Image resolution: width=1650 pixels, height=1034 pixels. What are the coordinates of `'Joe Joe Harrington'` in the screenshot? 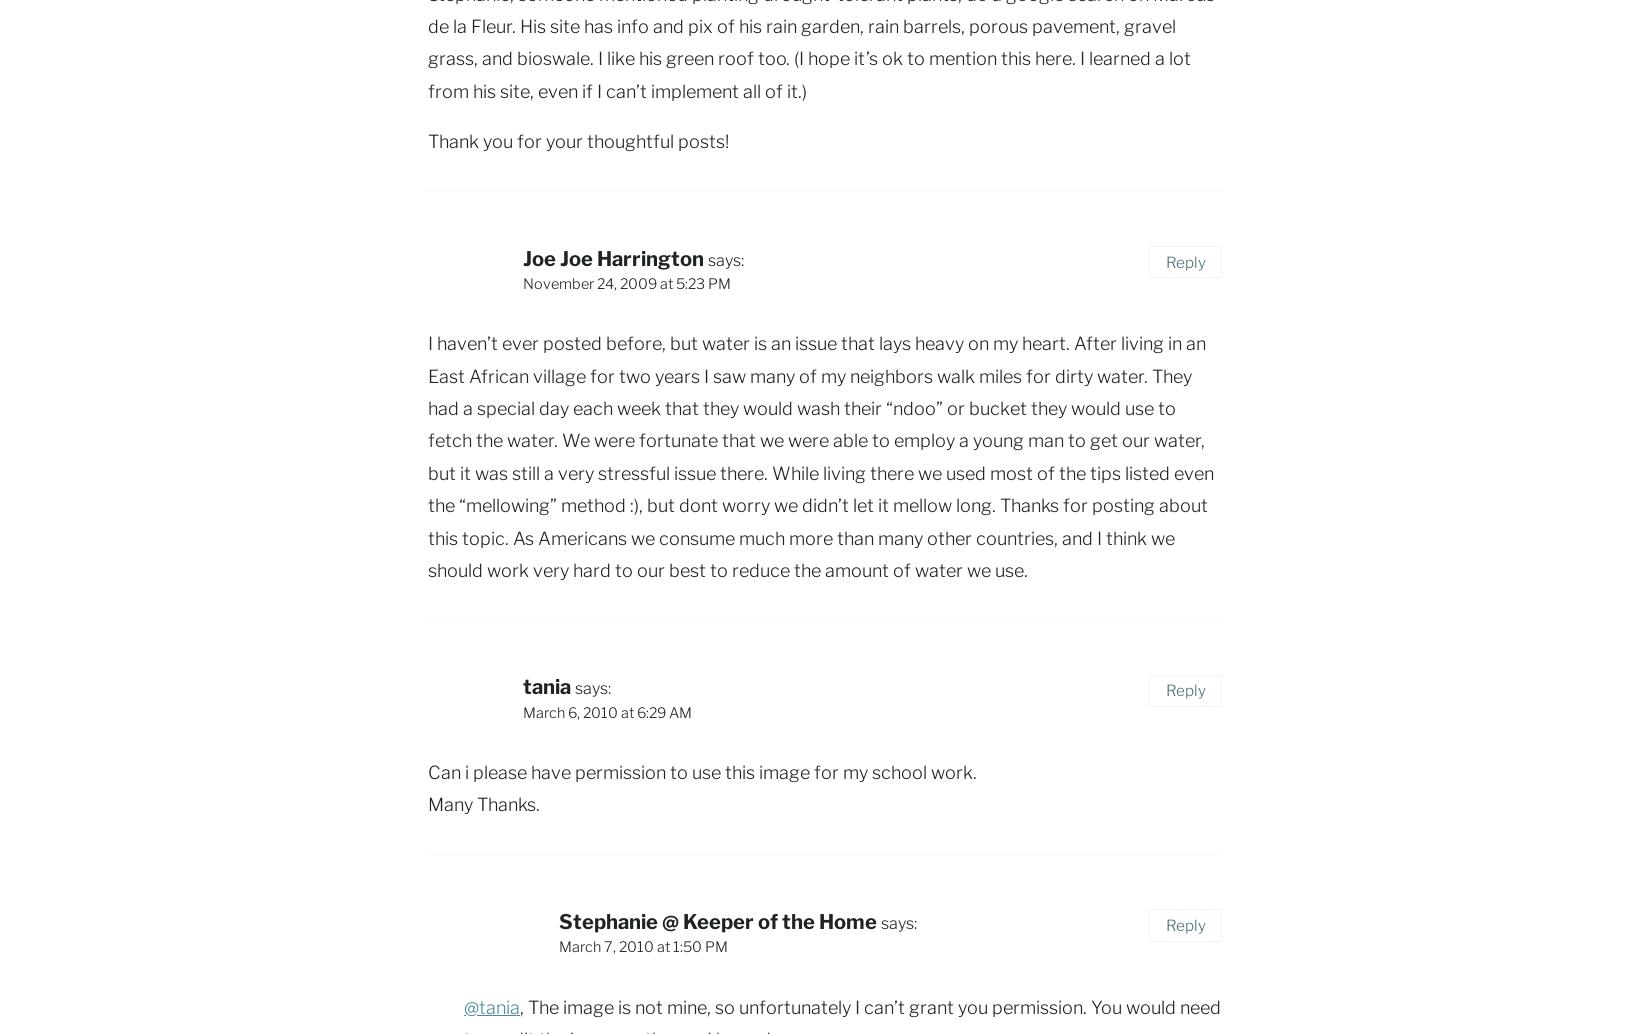 It's located at (612, 257).